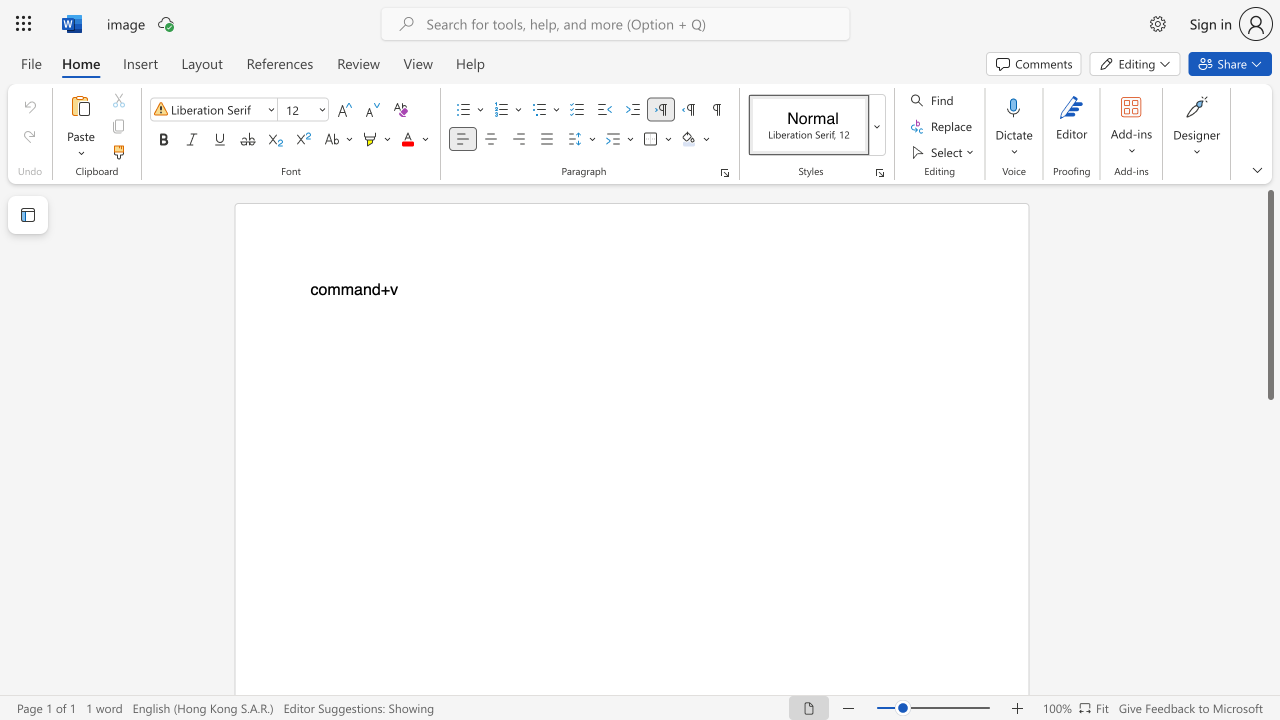 The width and height of the screenshot is (1280, 720). What do you see at coordinates (1269, 438) in the screenshot?
I see `the scrollbar to slide the page down` at bounding box center [1269, 438].